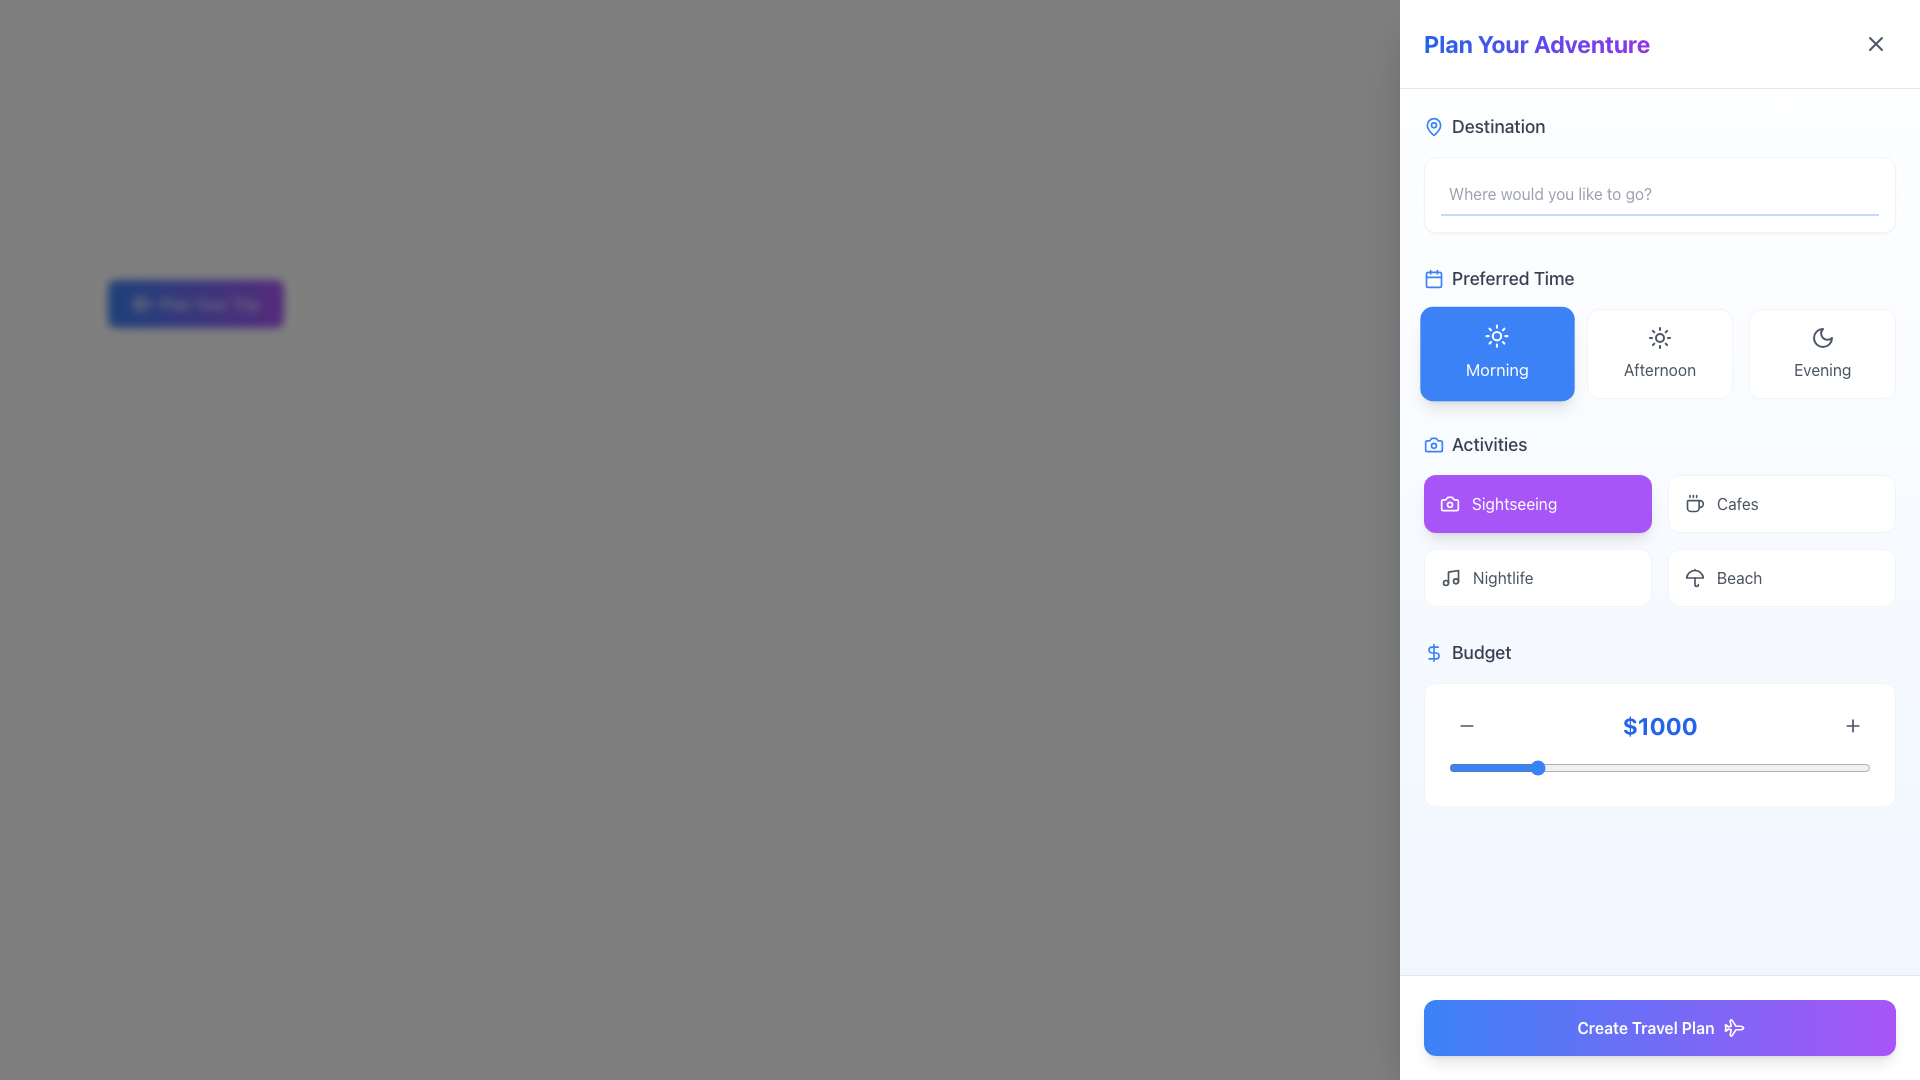 Image resolution: width=1920 pixels, height=1080 pixels. I want to click on the plus button located on the right side of the monetary display in the Budget section to increment the value from $1000, so click(1660, 744).